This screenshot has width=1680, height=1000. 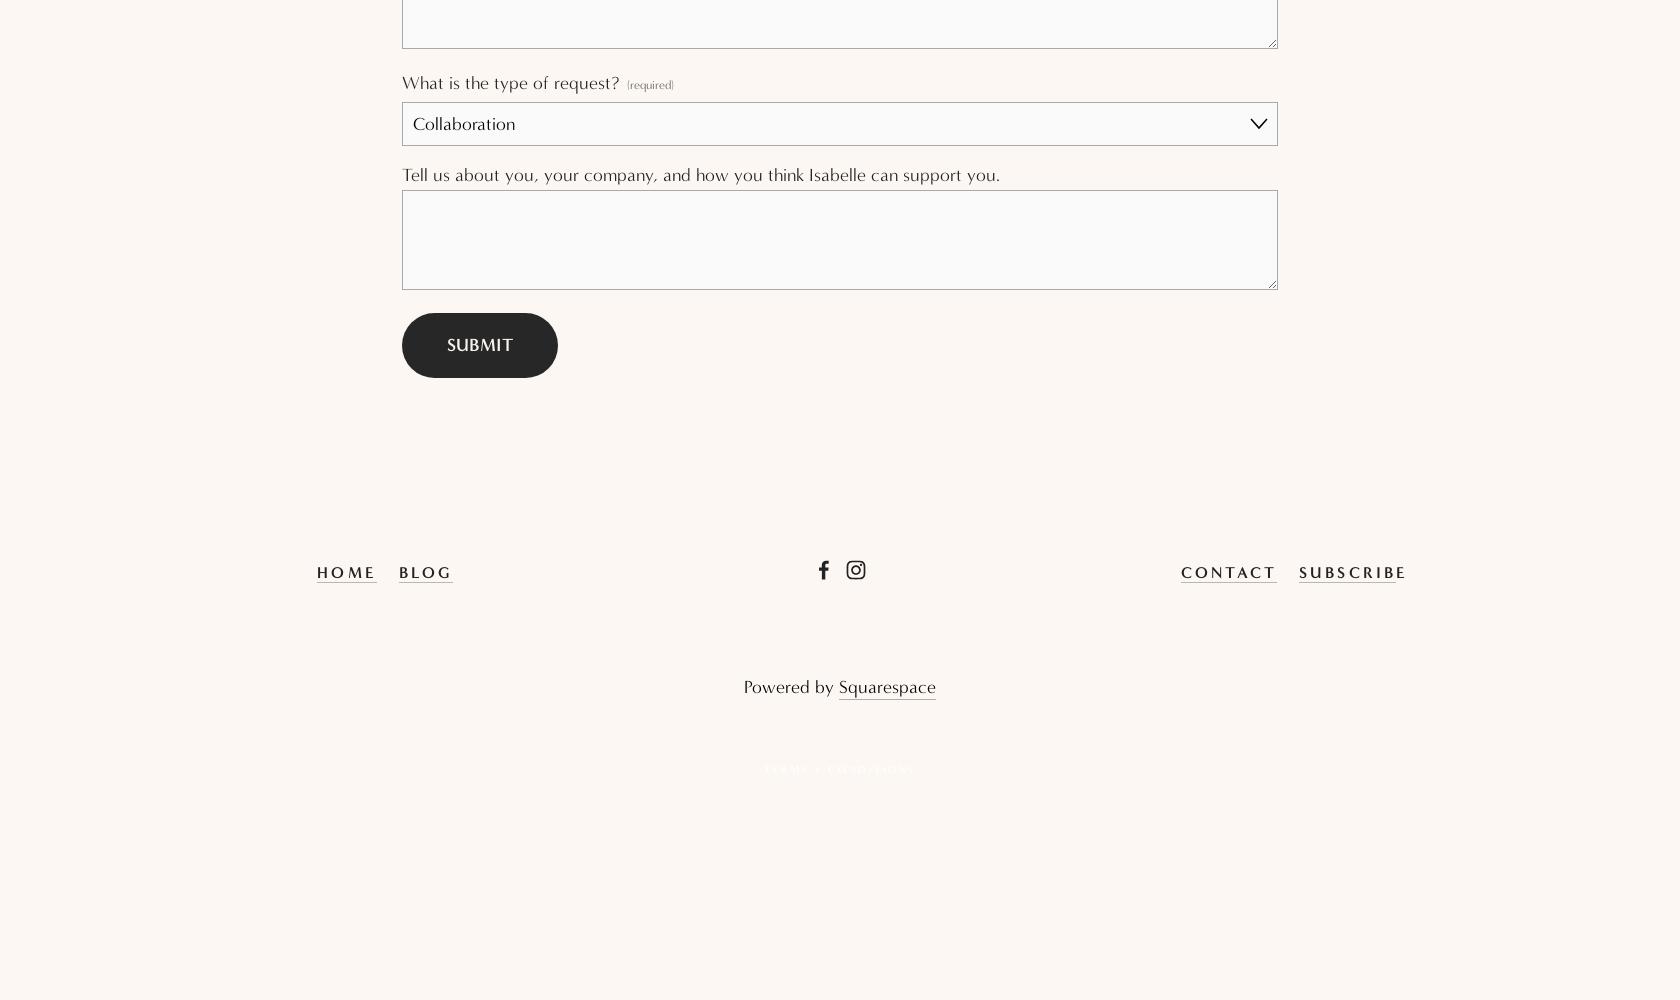 I want to click on 'Contact', so click(x=1180, y=570).